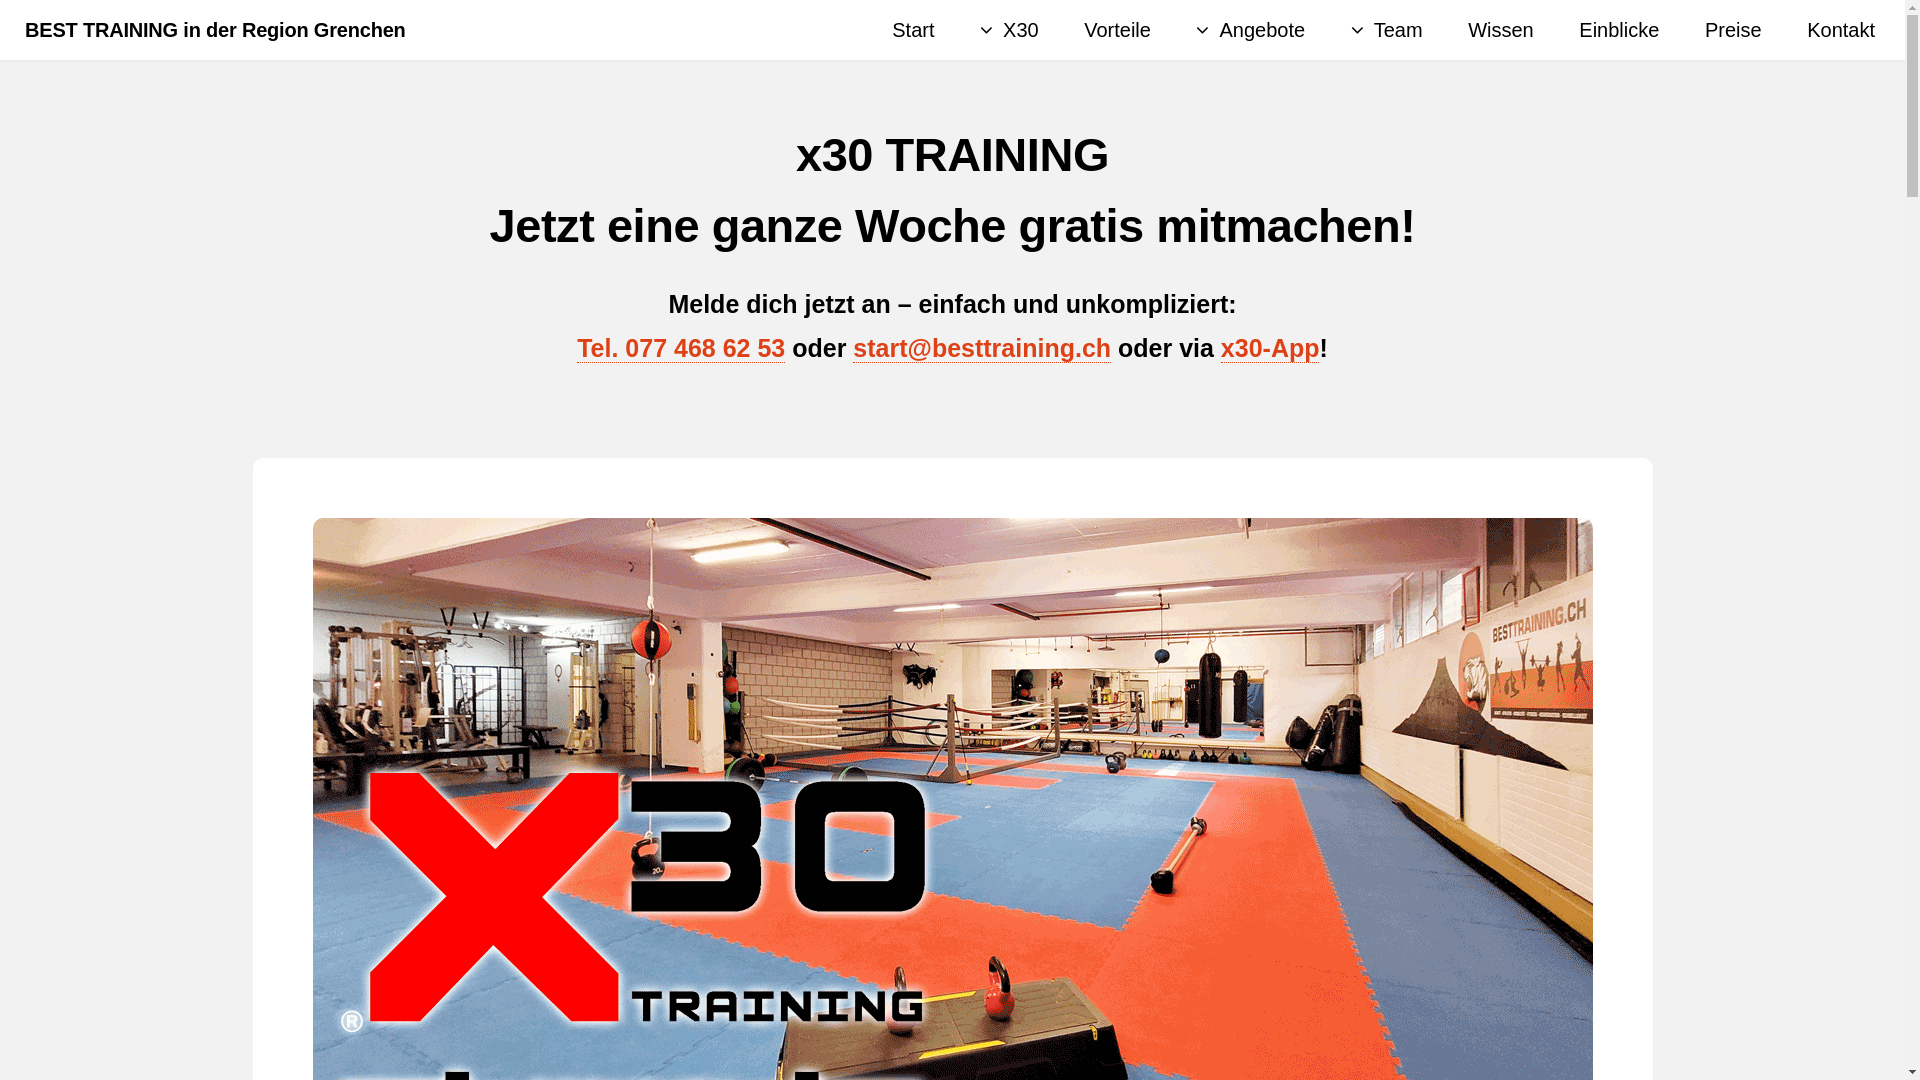  Describe the element at coordinates (1732, 30) in the screenshot. I see `'Preise'` at that location.